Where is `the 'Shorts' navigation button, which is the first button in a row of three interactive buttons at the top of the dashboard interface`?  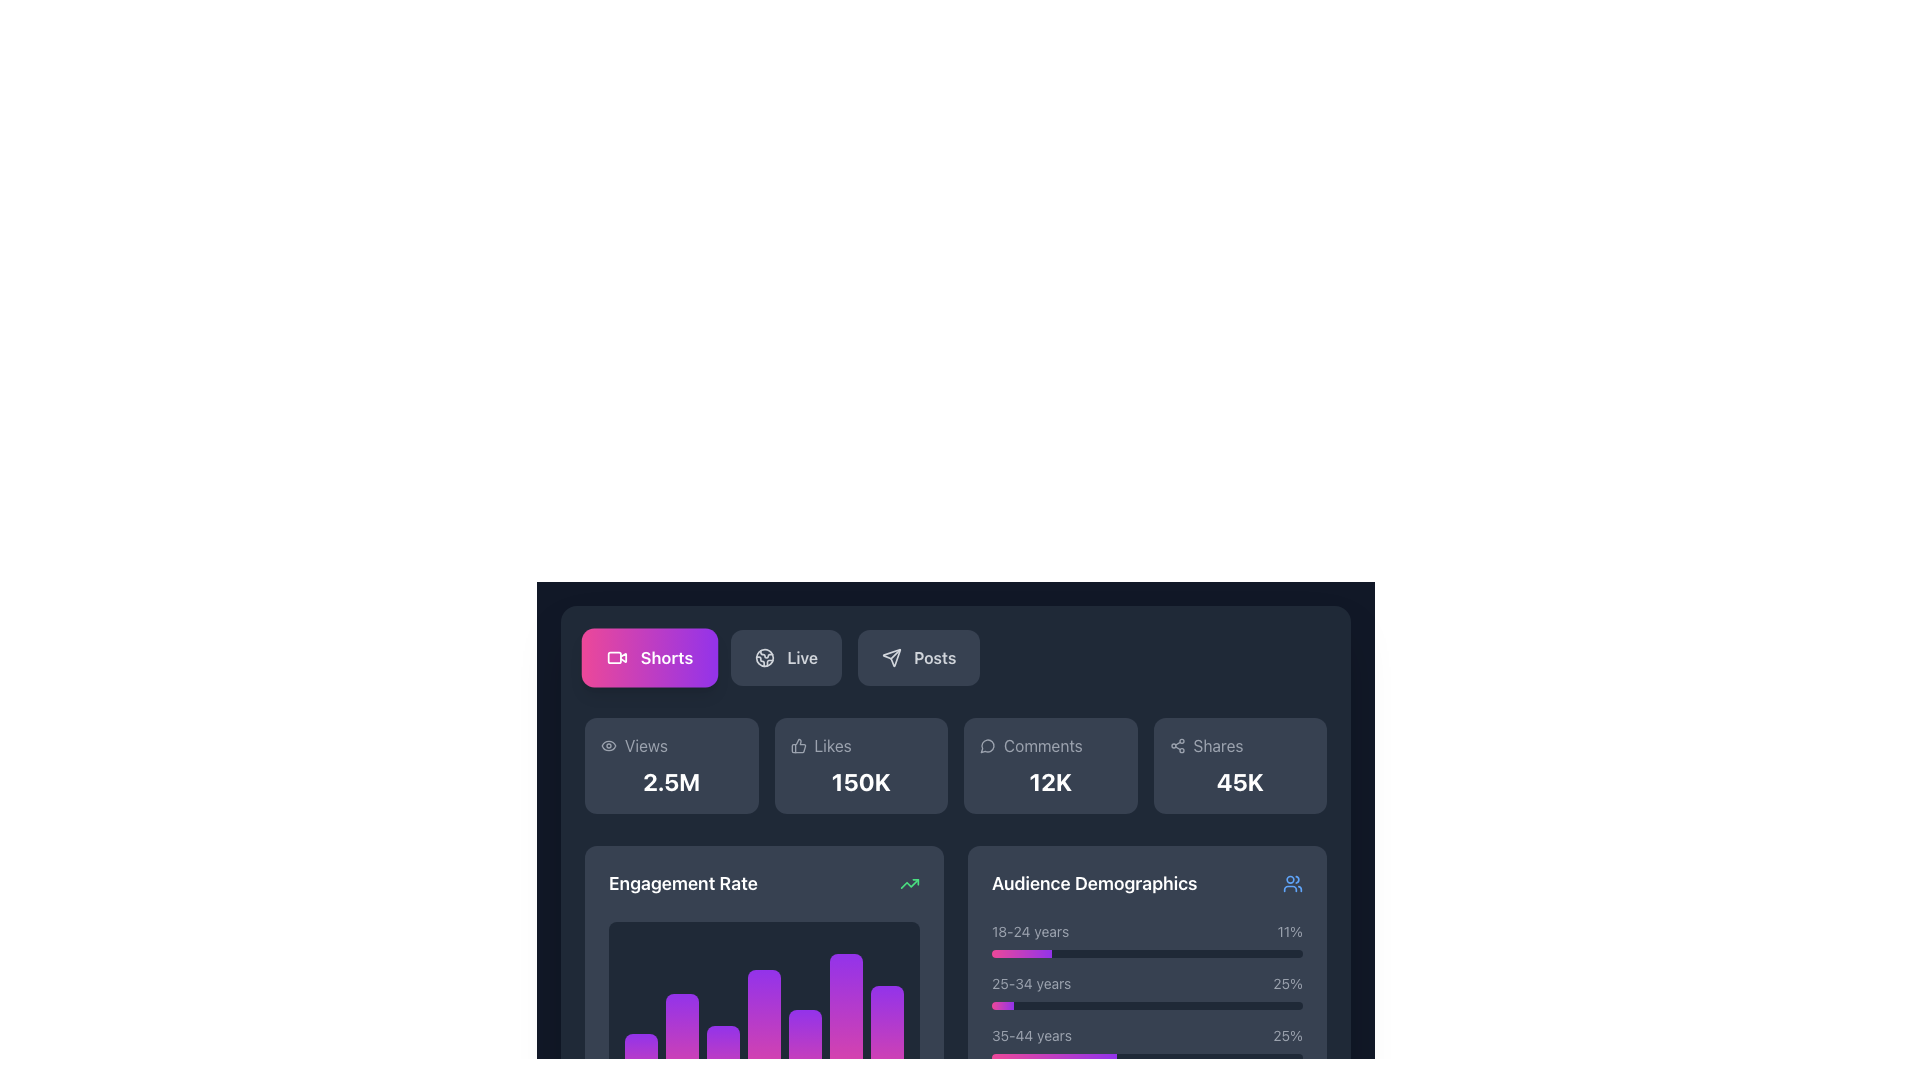
the 'Shorts' navigation button, which is the first button in a row of three interactive buttons at the top of the dashboard interface is located at coordinates (650, 658).